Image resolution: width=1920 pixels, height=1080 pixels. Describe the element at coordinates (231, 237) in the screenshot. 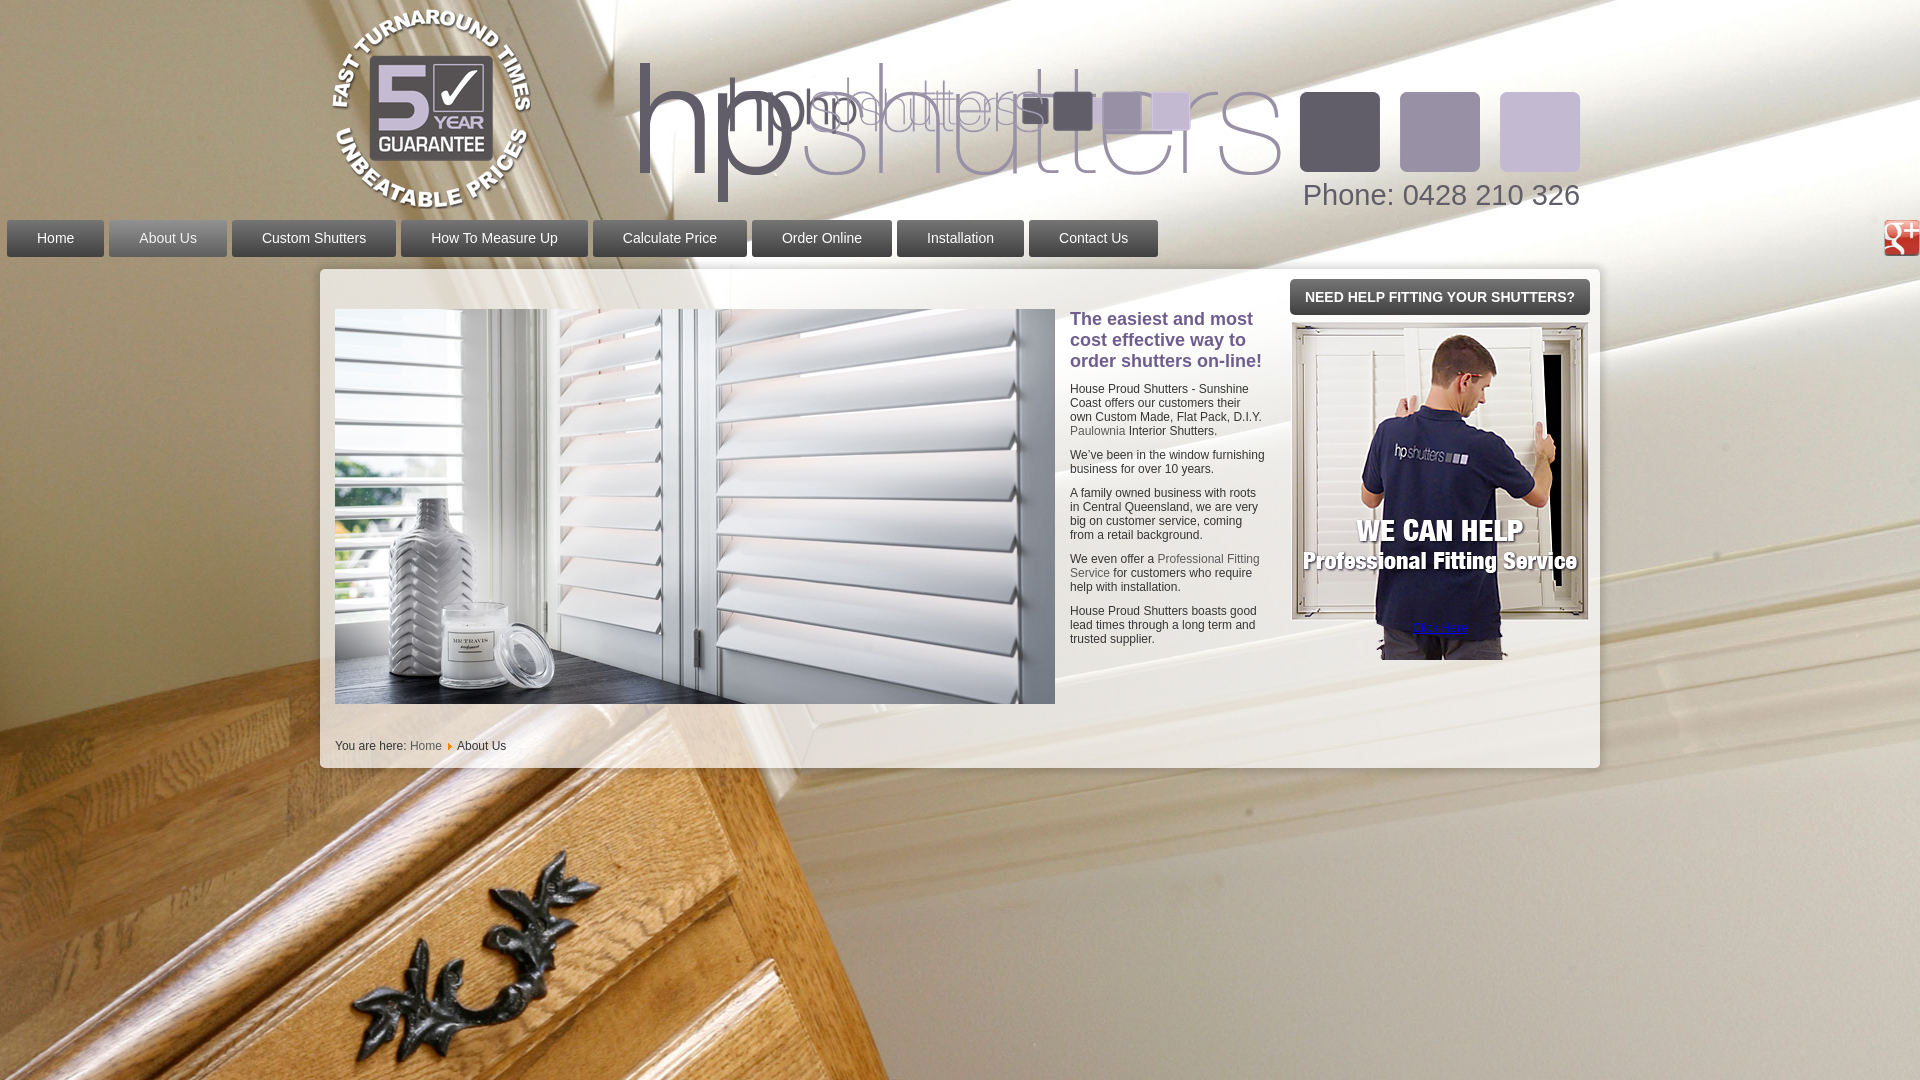

I see `'Custom Shutters'` at that location.